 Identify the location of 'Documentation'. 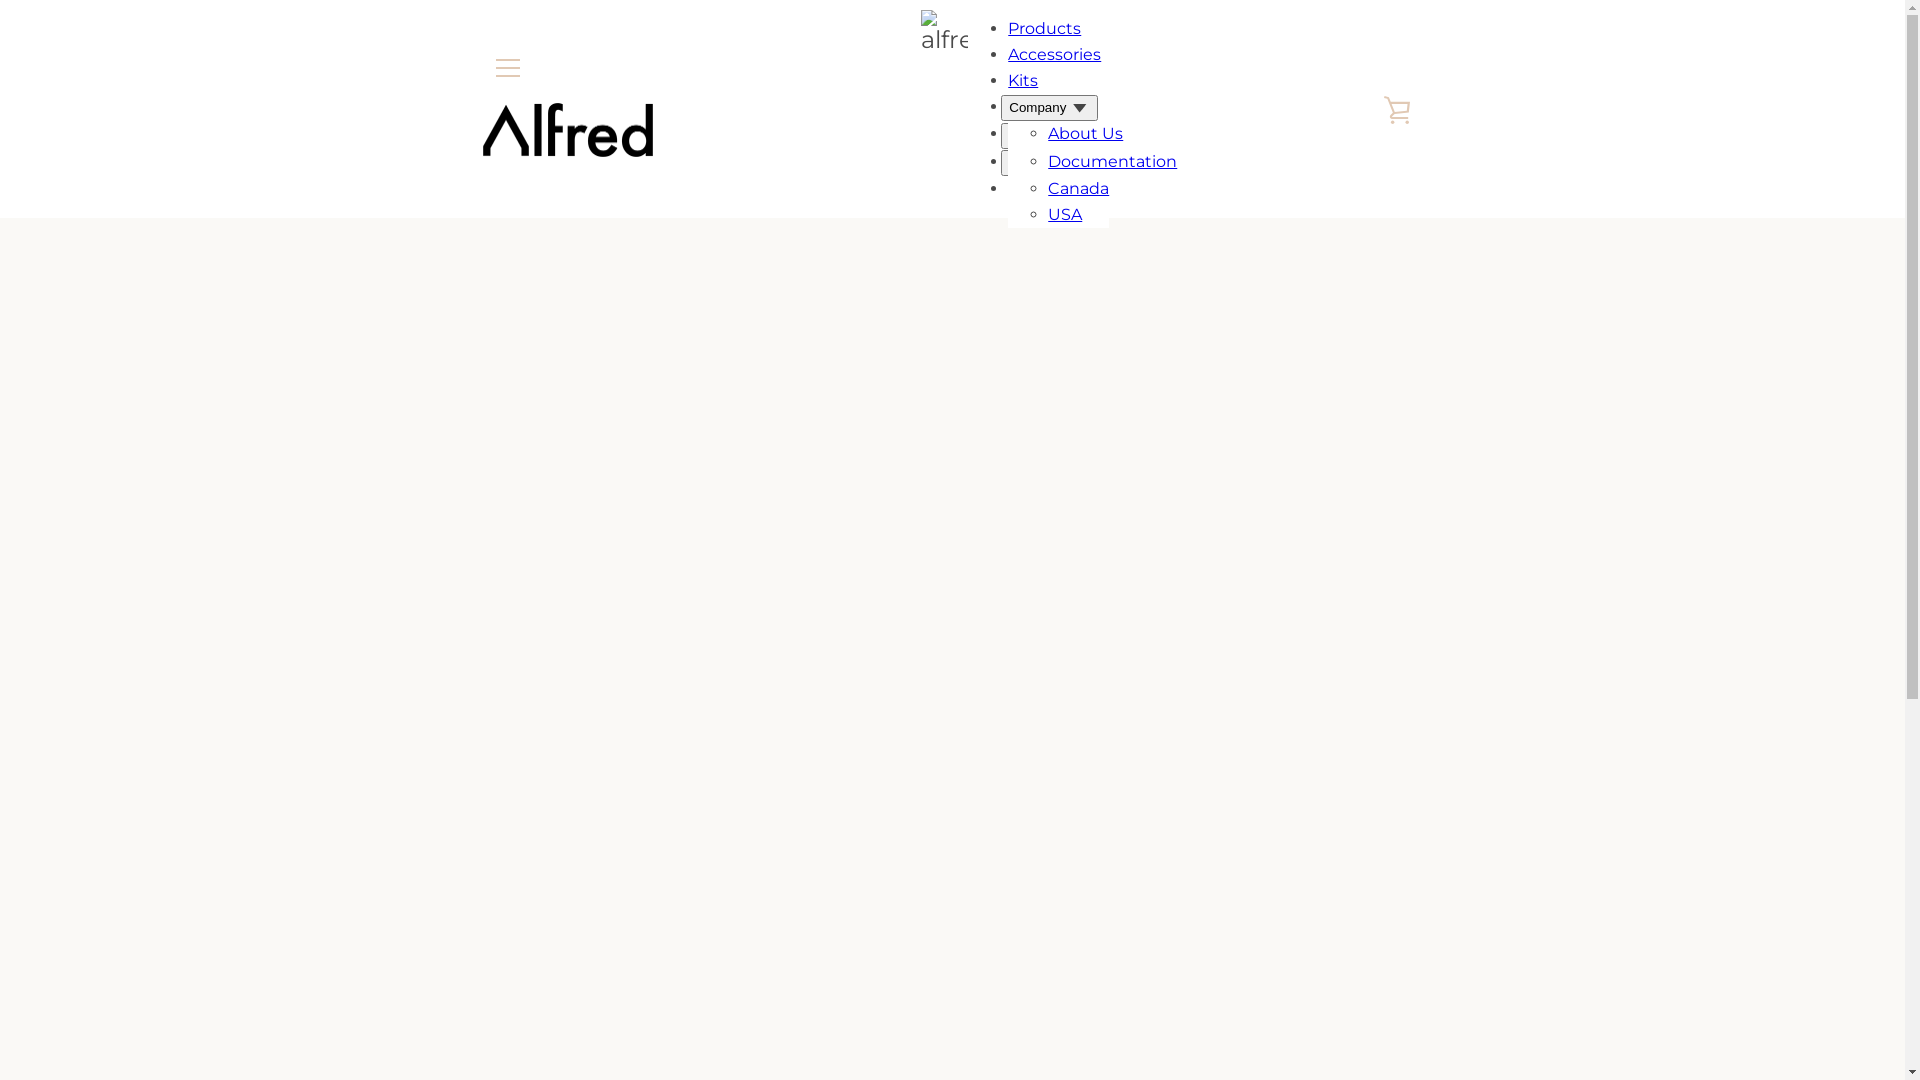
(1111, 160).